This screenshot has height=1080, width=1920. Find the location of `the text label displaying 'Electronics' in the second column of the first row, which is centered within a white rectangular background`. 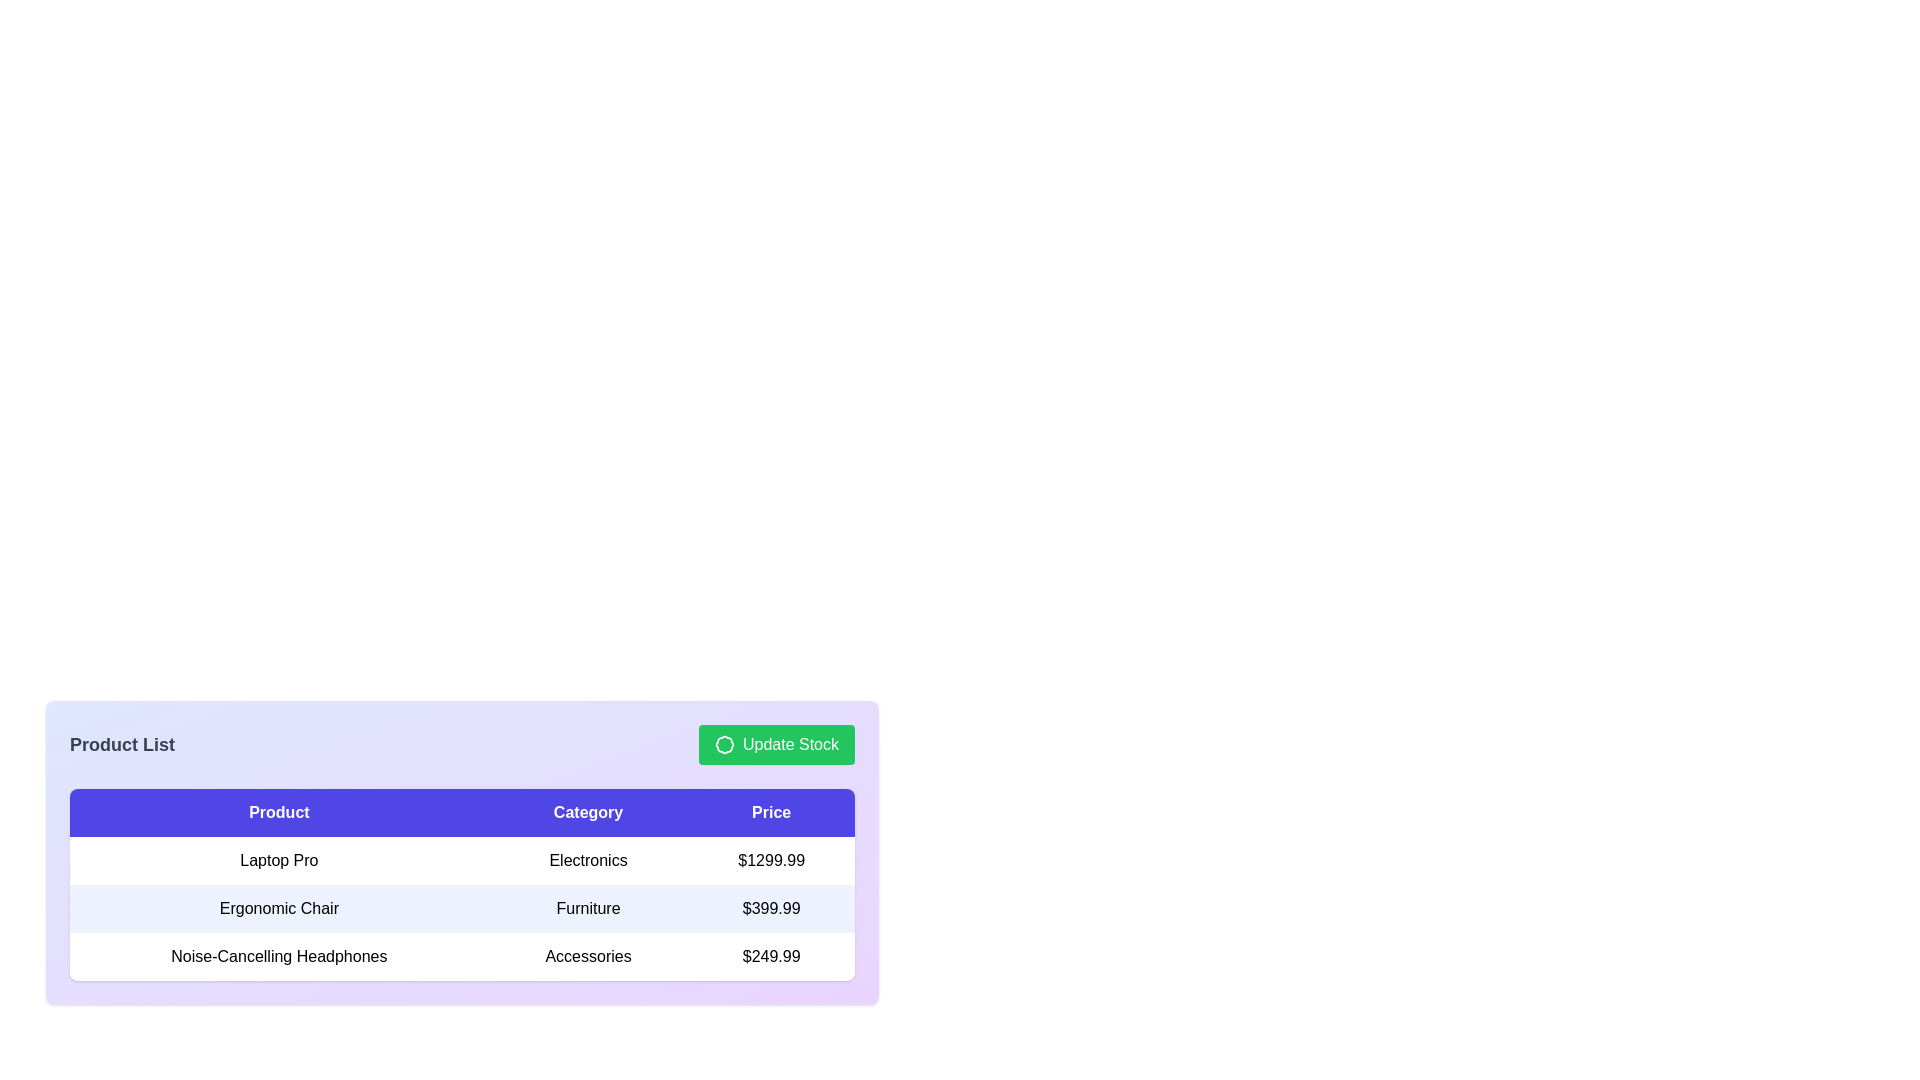

the text label displaying 'Electronics' in the second column of the first row, which is centered within a white rectangular background is located at coordinates (587, 859).